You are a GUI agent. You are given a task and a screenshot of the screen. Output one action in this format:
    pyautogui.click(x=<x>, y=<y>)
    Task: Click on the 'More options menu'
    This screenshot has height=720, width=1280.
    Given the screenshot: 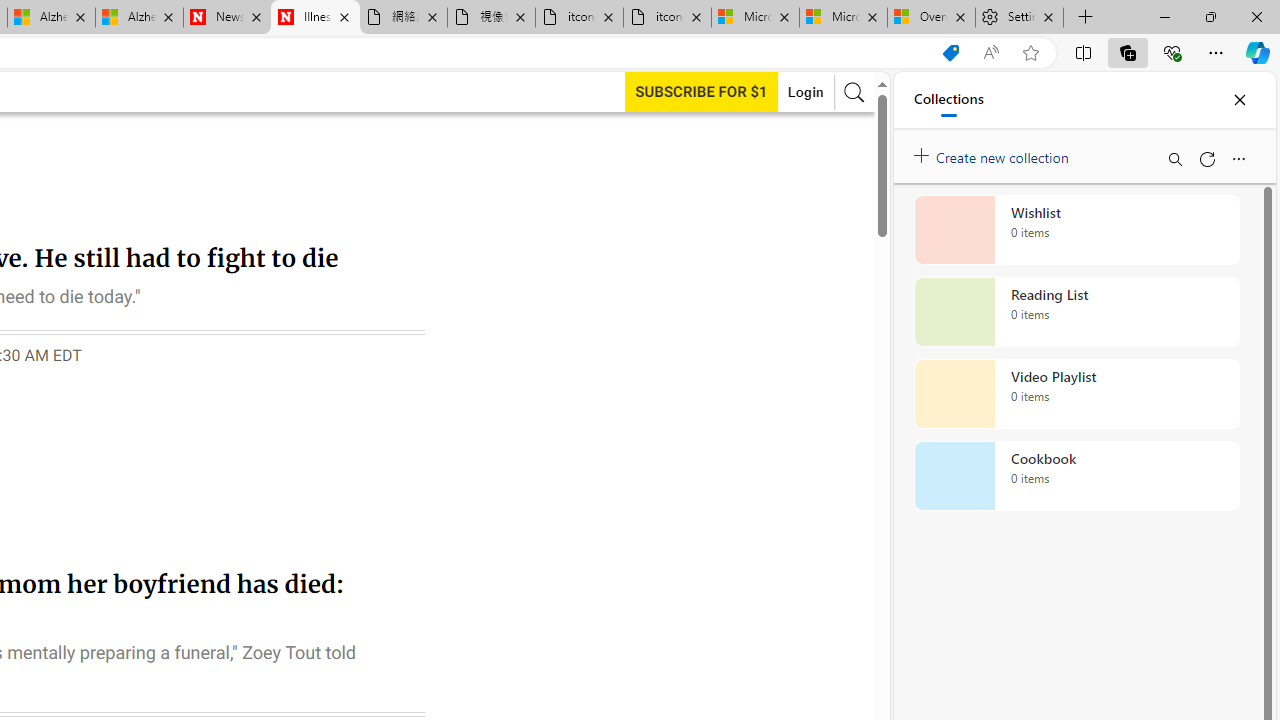 What is the action you would take?
    pyautogui.click(x=1237, y=158)
    